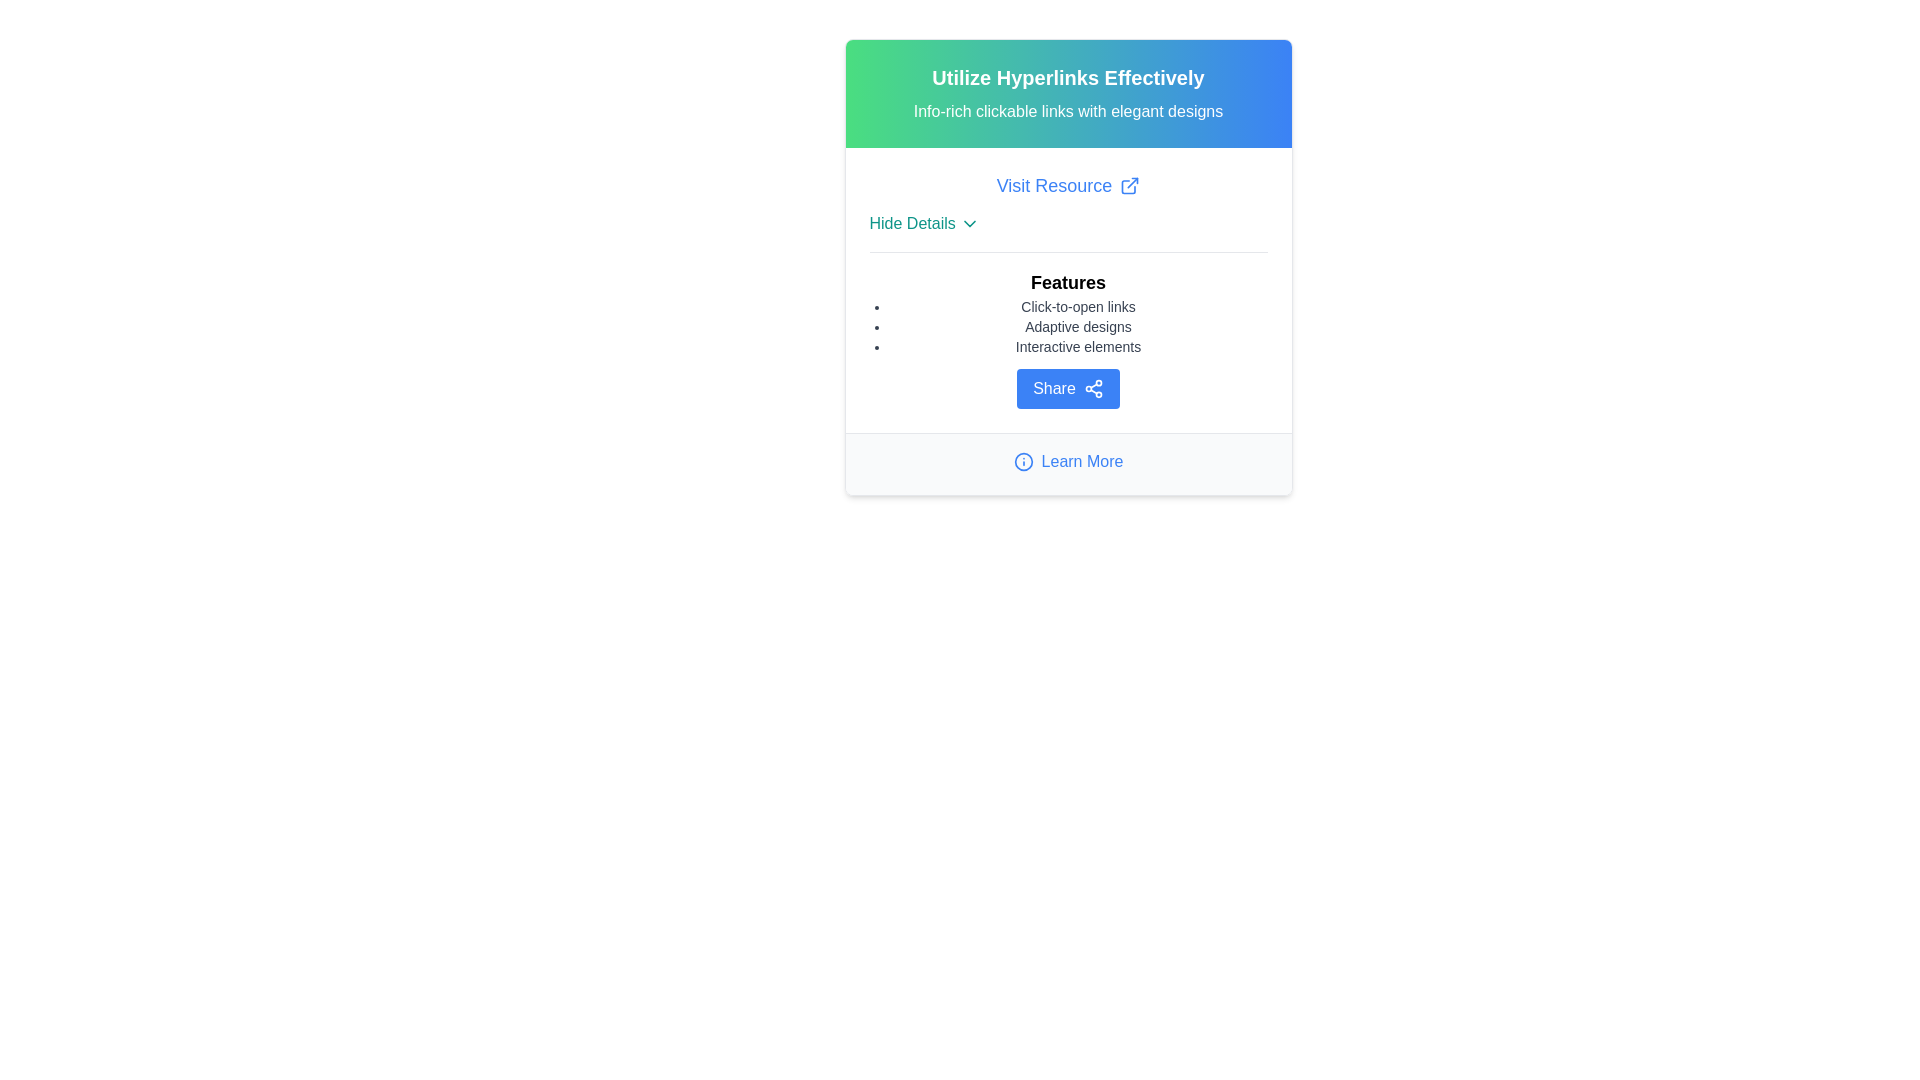  I want to click on the text element displaying 'Info-rich clickable links with elegant designs', which is styled in white sans-serif font on a gradient background, so click(1067, 111).